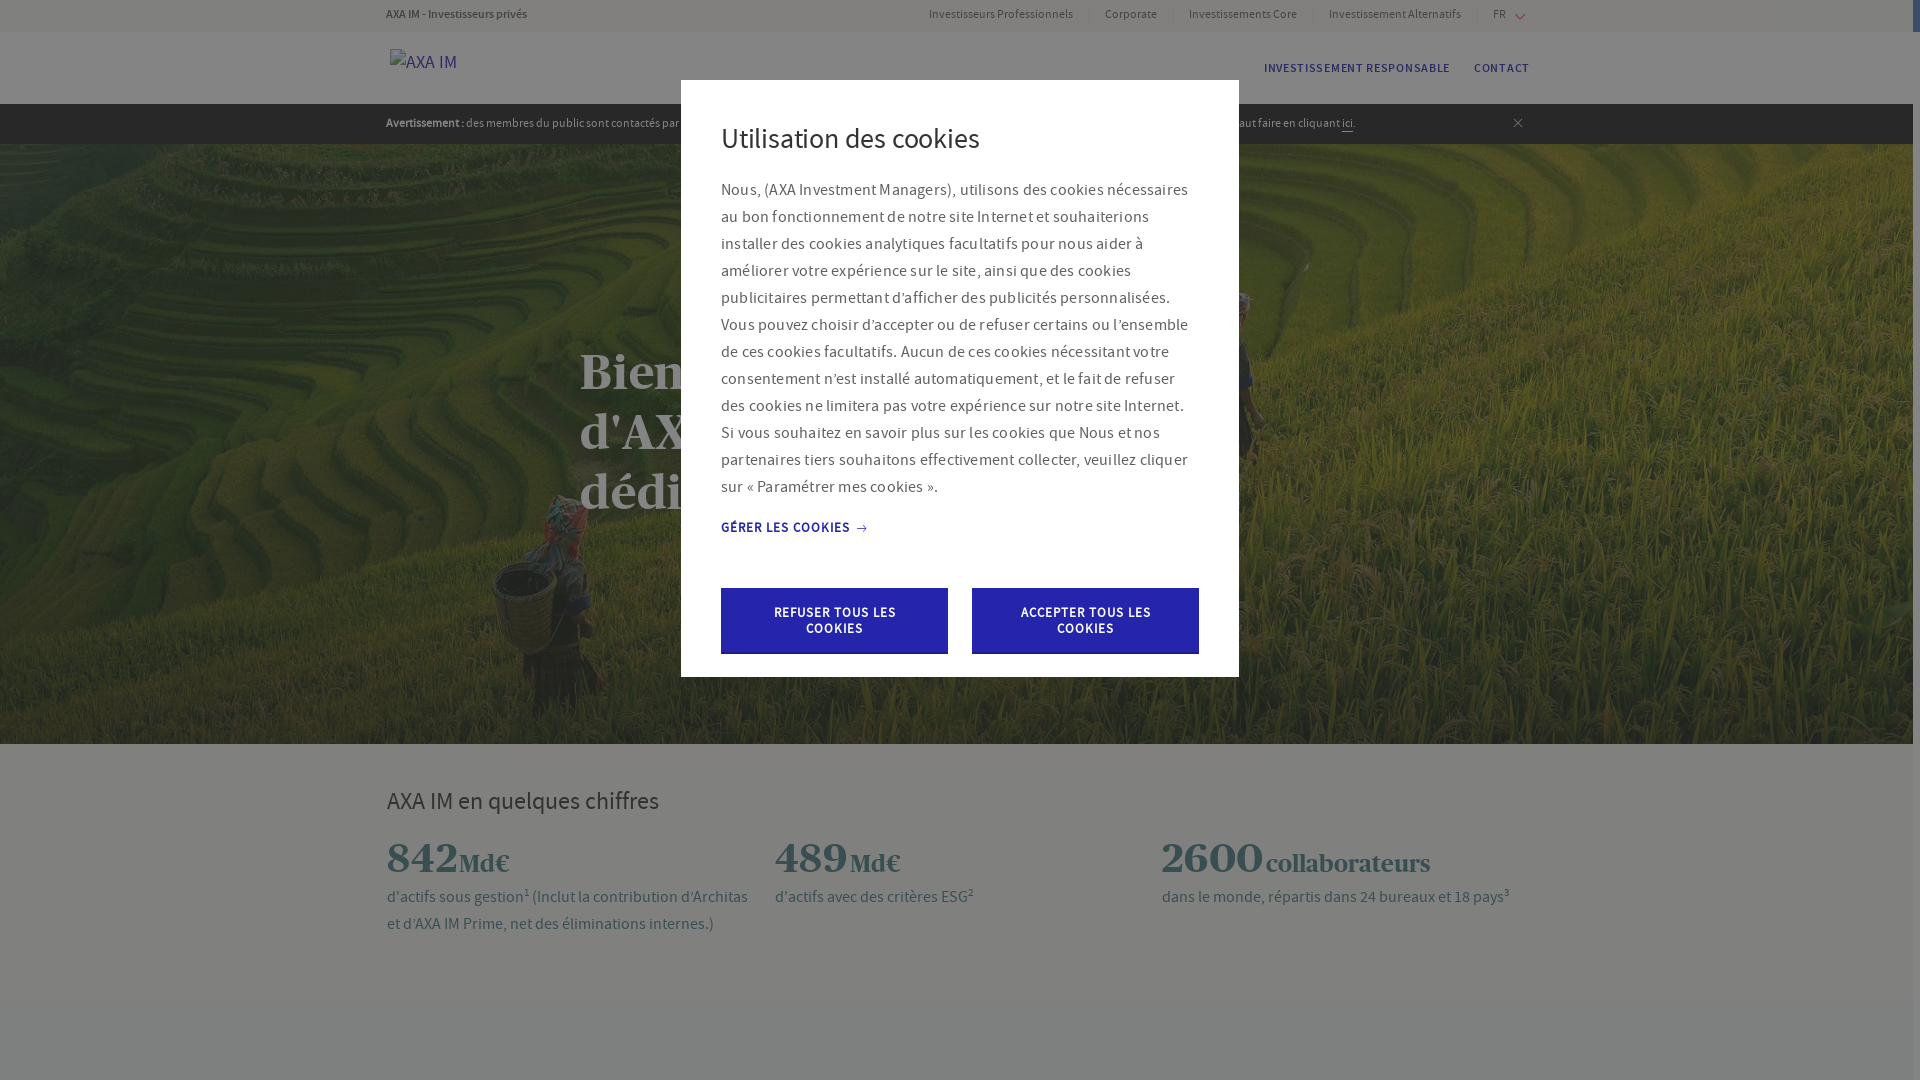 This screenshot has width=1920, height=1080. Describe the element at coordinates (1131, 15) in the screenshot. I see `'Corporate'` at that location.